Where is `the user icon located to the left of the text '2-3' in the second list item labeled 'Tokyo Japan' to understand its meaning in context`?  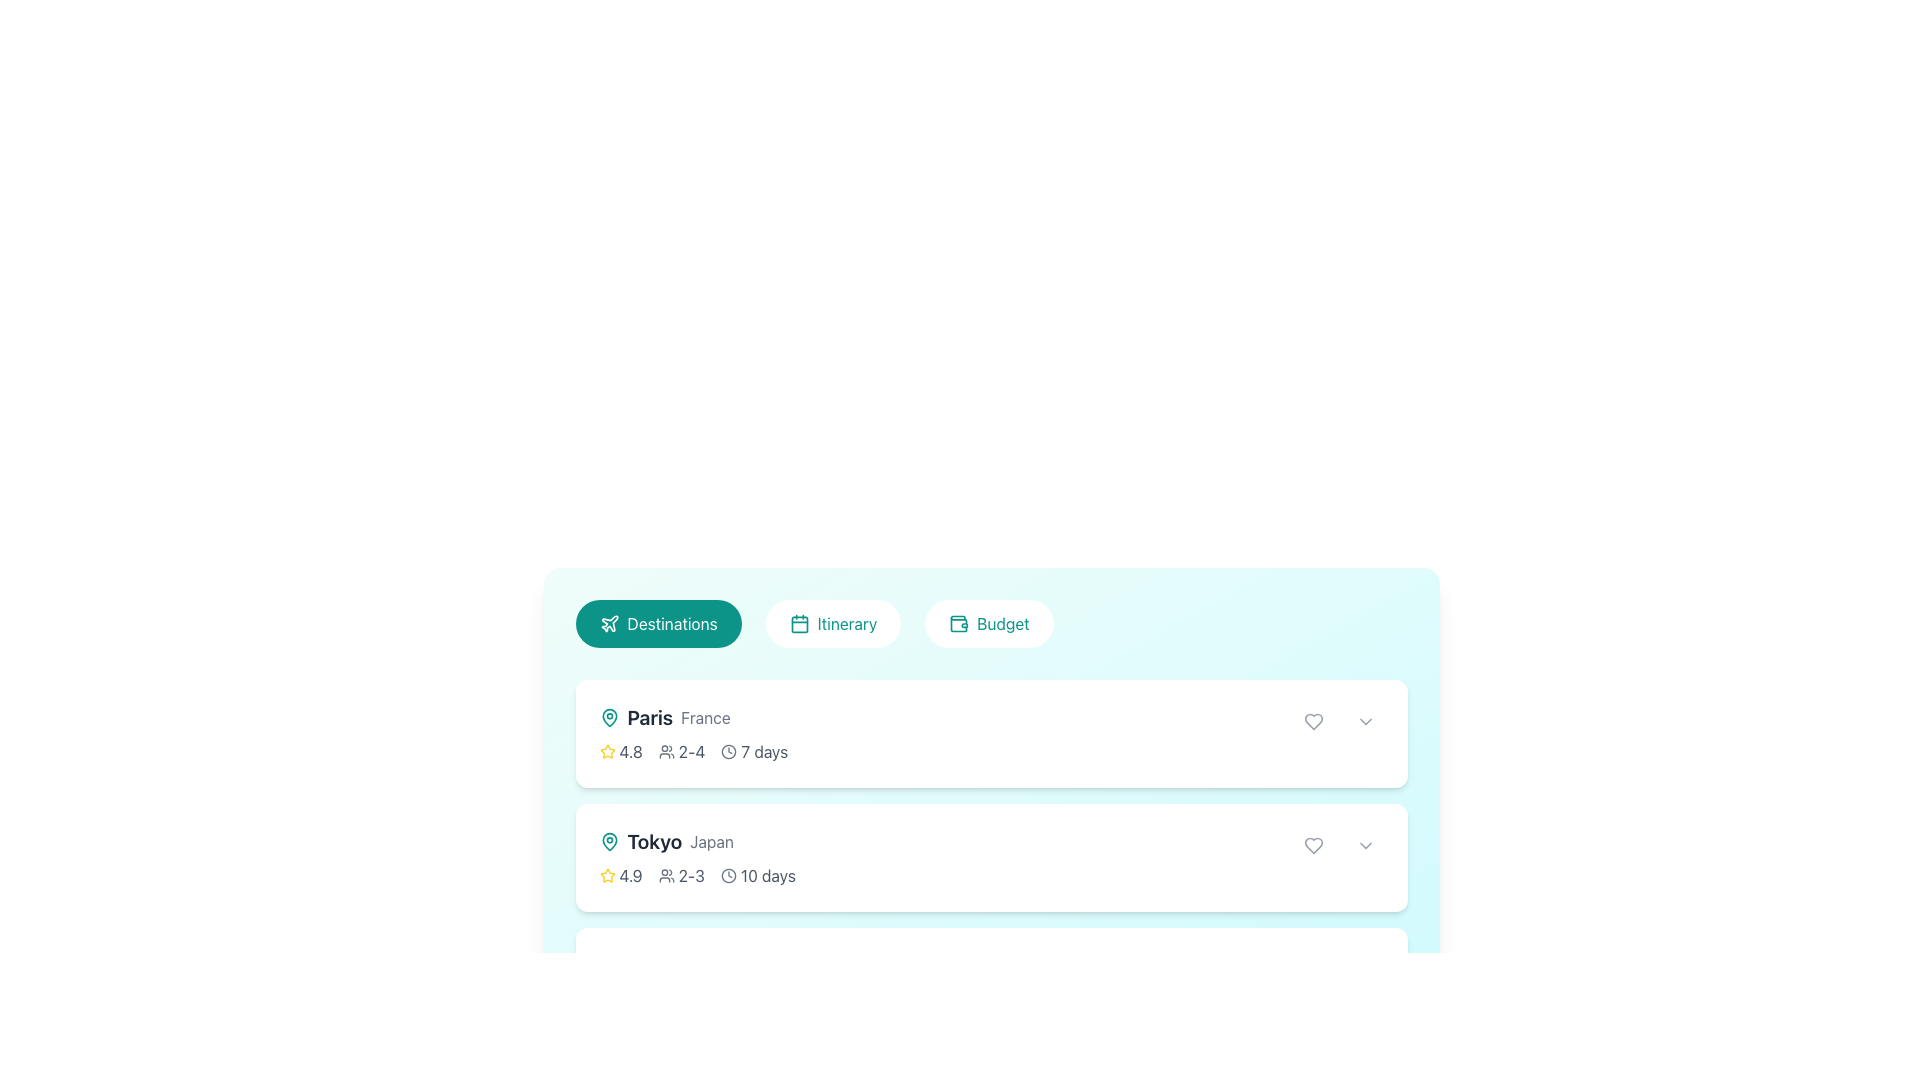
the user icon located to the left of the text '2-3' in the second list item labeled 'Tokyo Japan' to understand its meaning in context is located at coordinates (666, 874).